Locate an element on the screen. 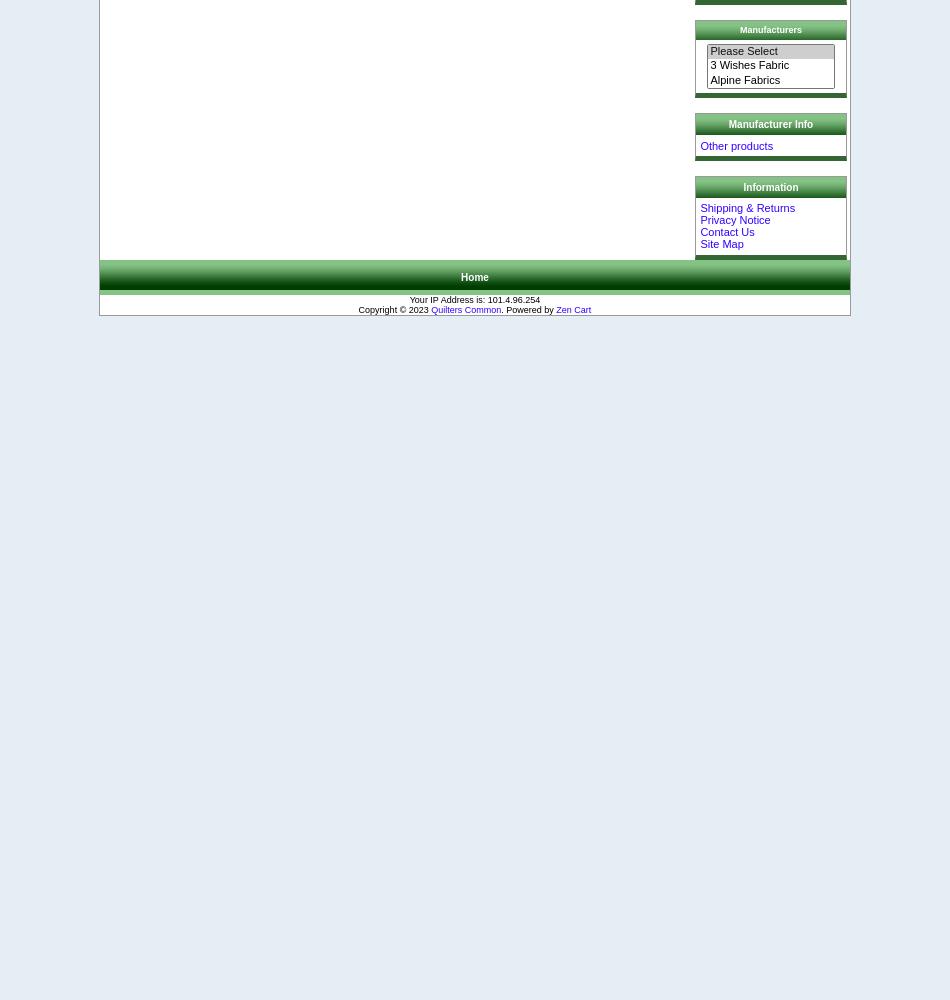  'Manufacturer Info' is located at coordinates (769, 123).